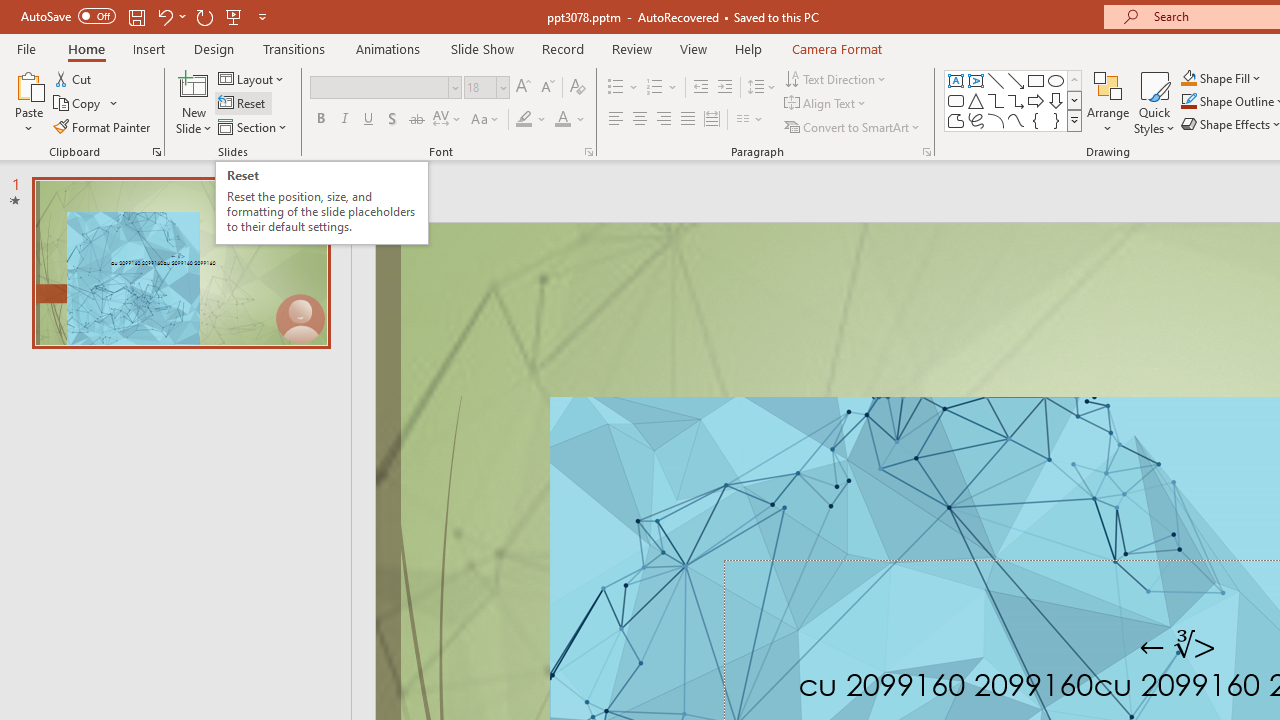  I want to click on 'Justify', so click(688, 119).